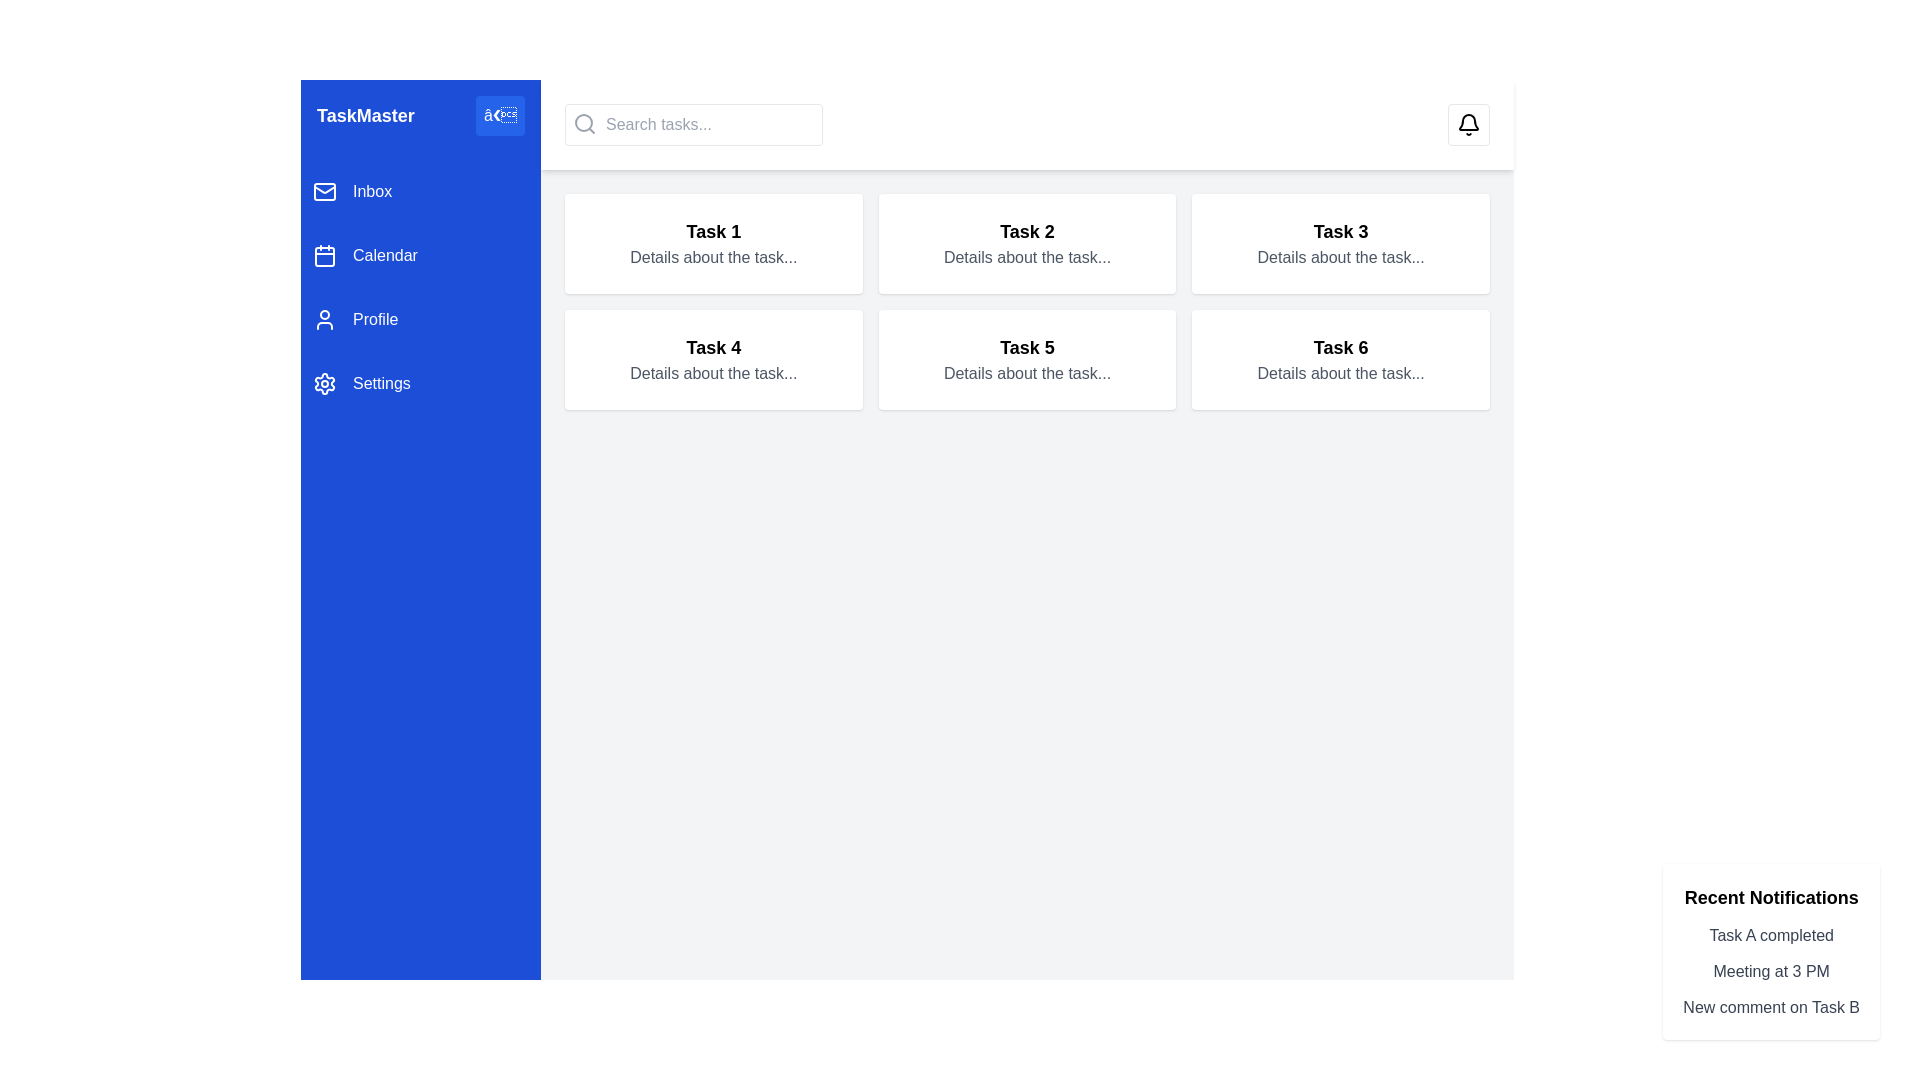 This screenshot has width=1920, height=1080. I want to click on the informational card titled 'Recent Notifications', which contains three items: 'Task A completed', 'Meeting at 3 PM', and 'New comment on Task B', so click(1771, 951).